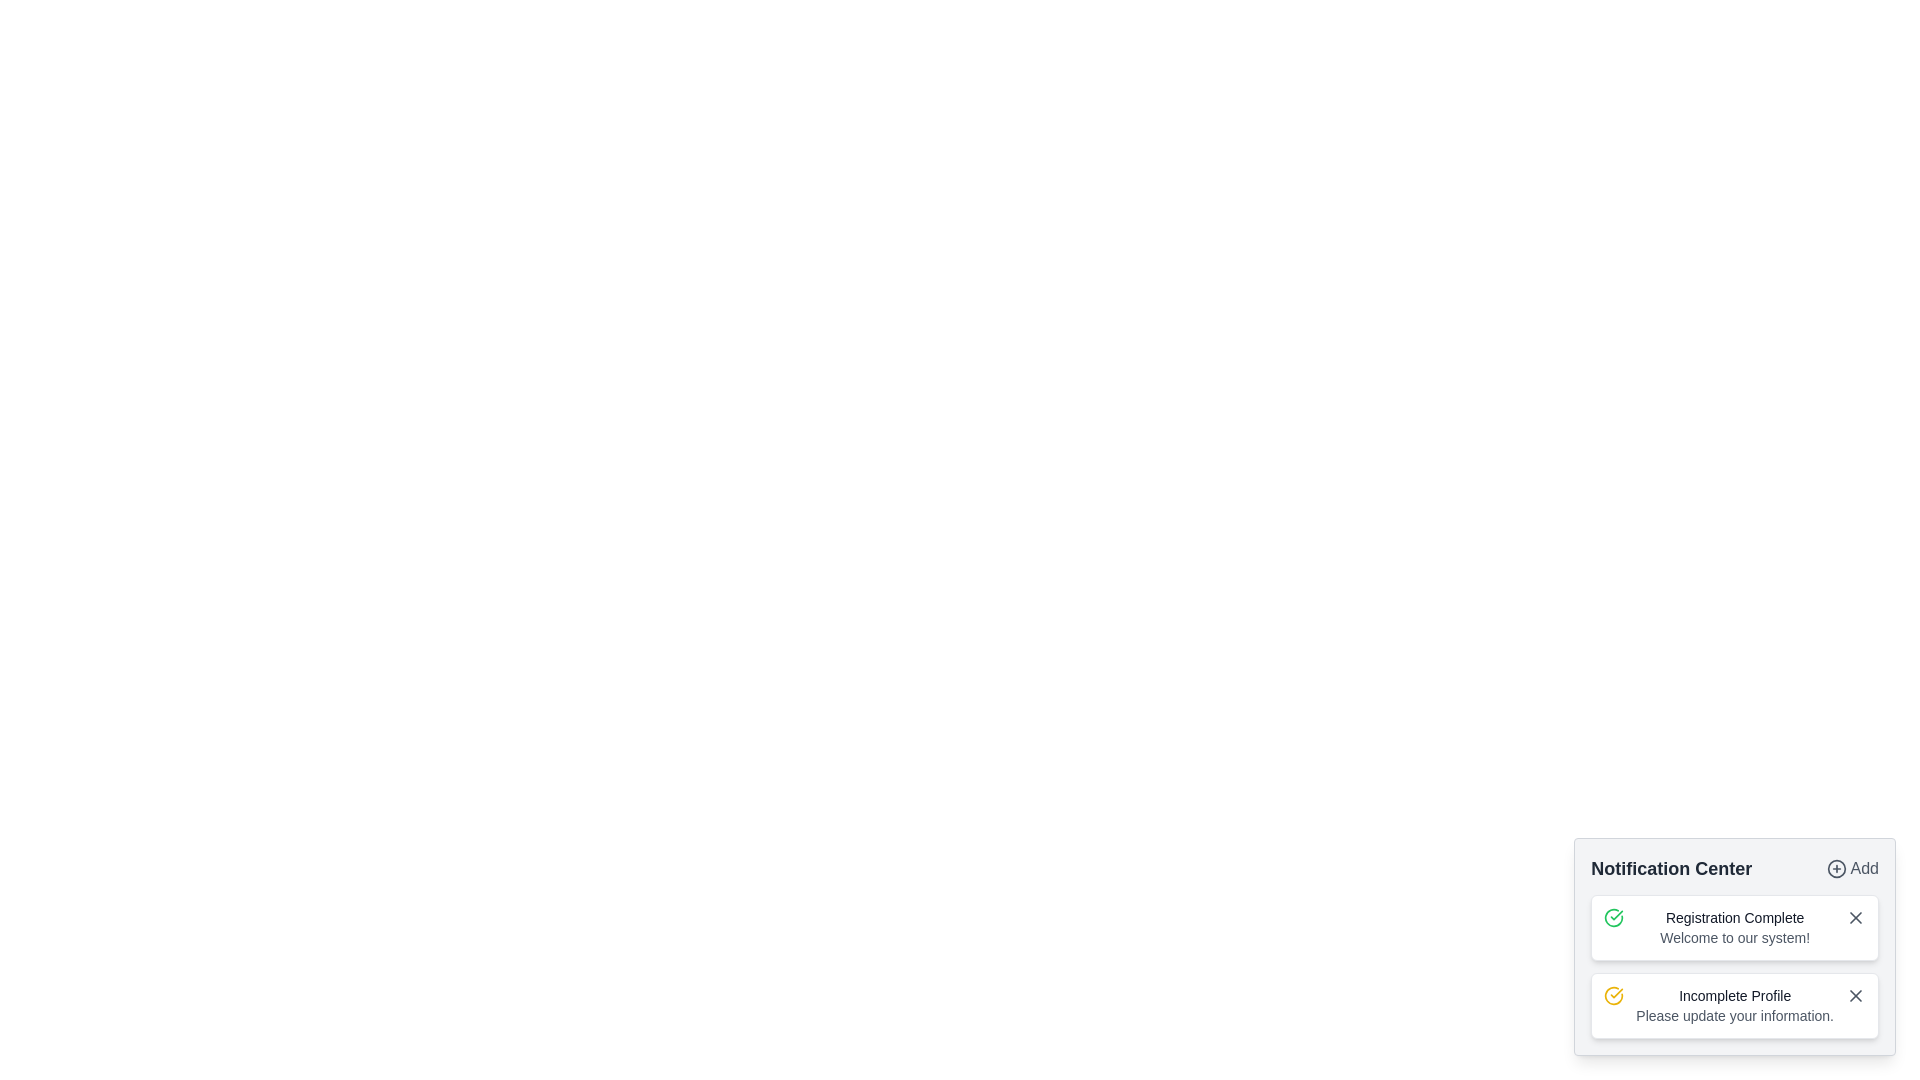 This screenshot has height=1080, width=1920. I want to click on the 'Incomplete Profile' text label within the Notification Center to interact with it, so click(1734, 995).